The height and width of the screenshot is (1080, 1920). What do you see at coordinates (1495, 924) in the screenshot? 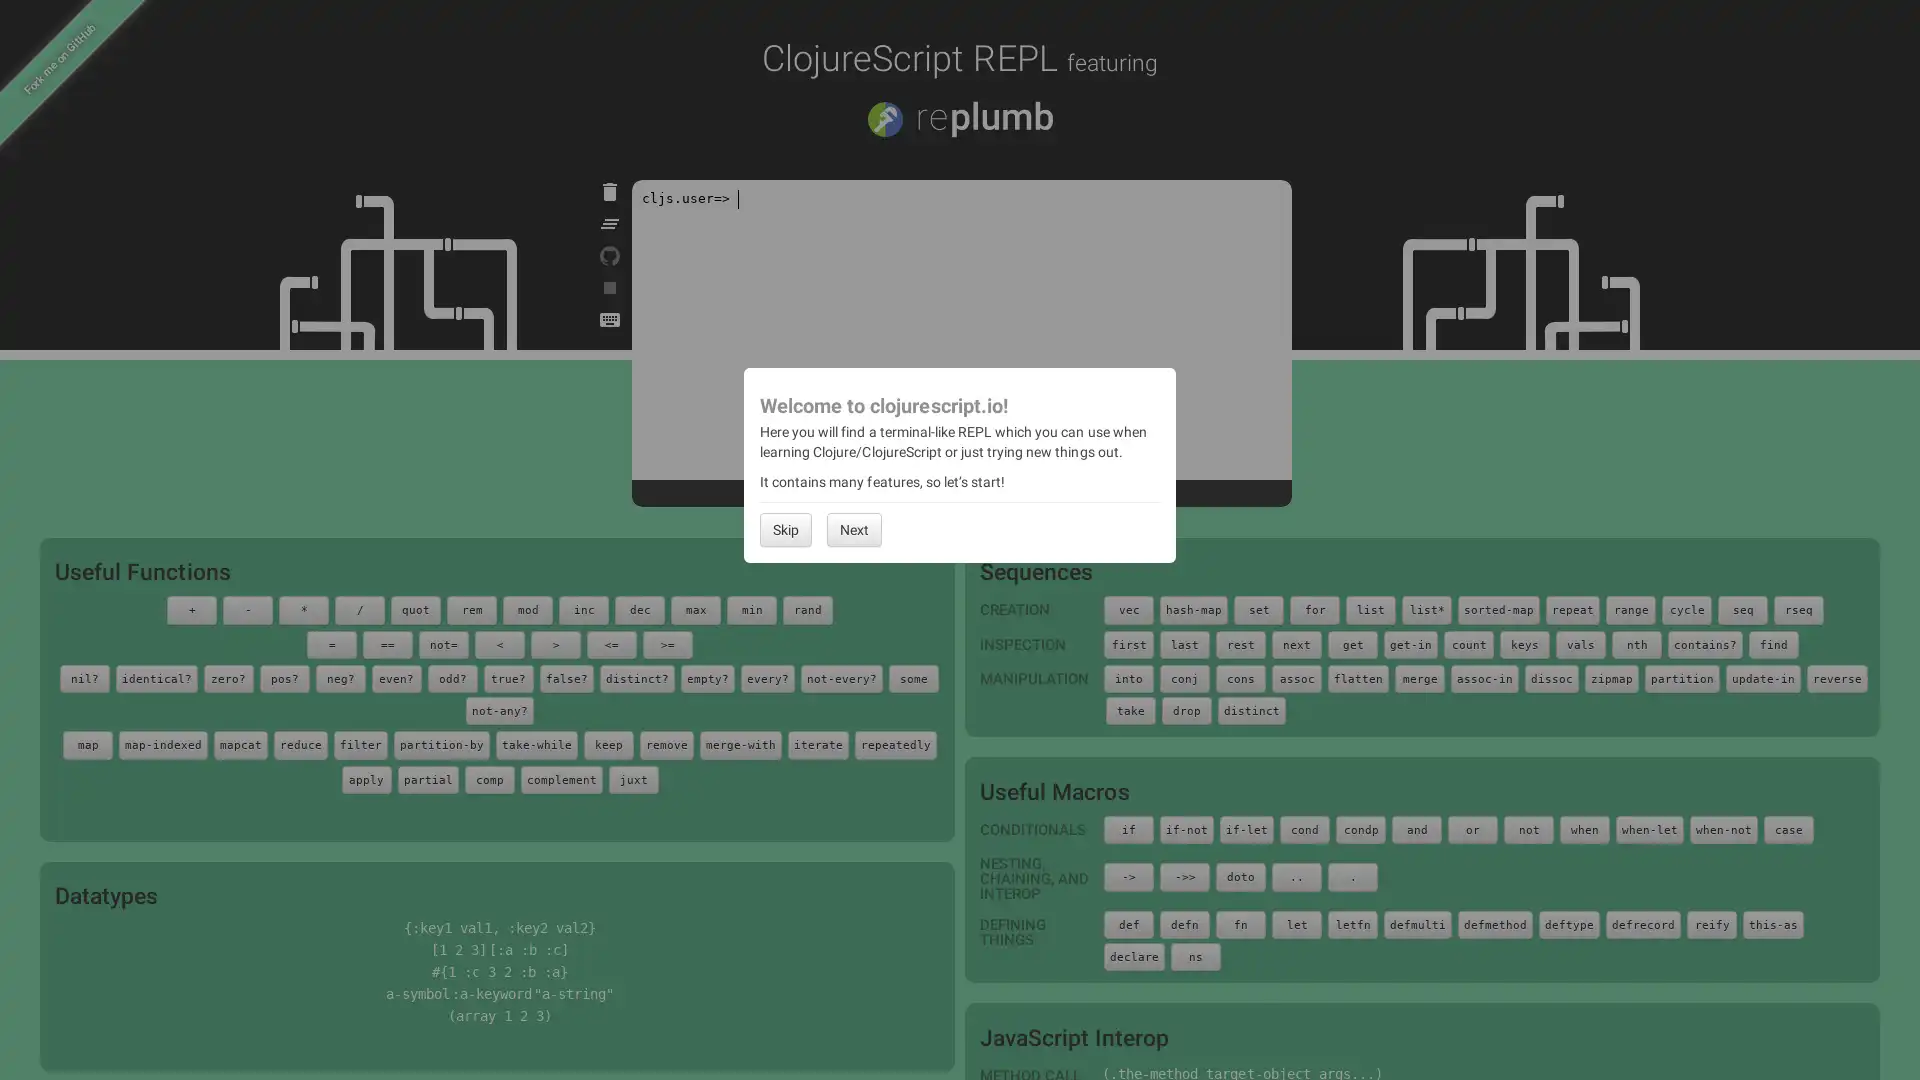
I see `defmethod` at bounding box center [1495, 924].